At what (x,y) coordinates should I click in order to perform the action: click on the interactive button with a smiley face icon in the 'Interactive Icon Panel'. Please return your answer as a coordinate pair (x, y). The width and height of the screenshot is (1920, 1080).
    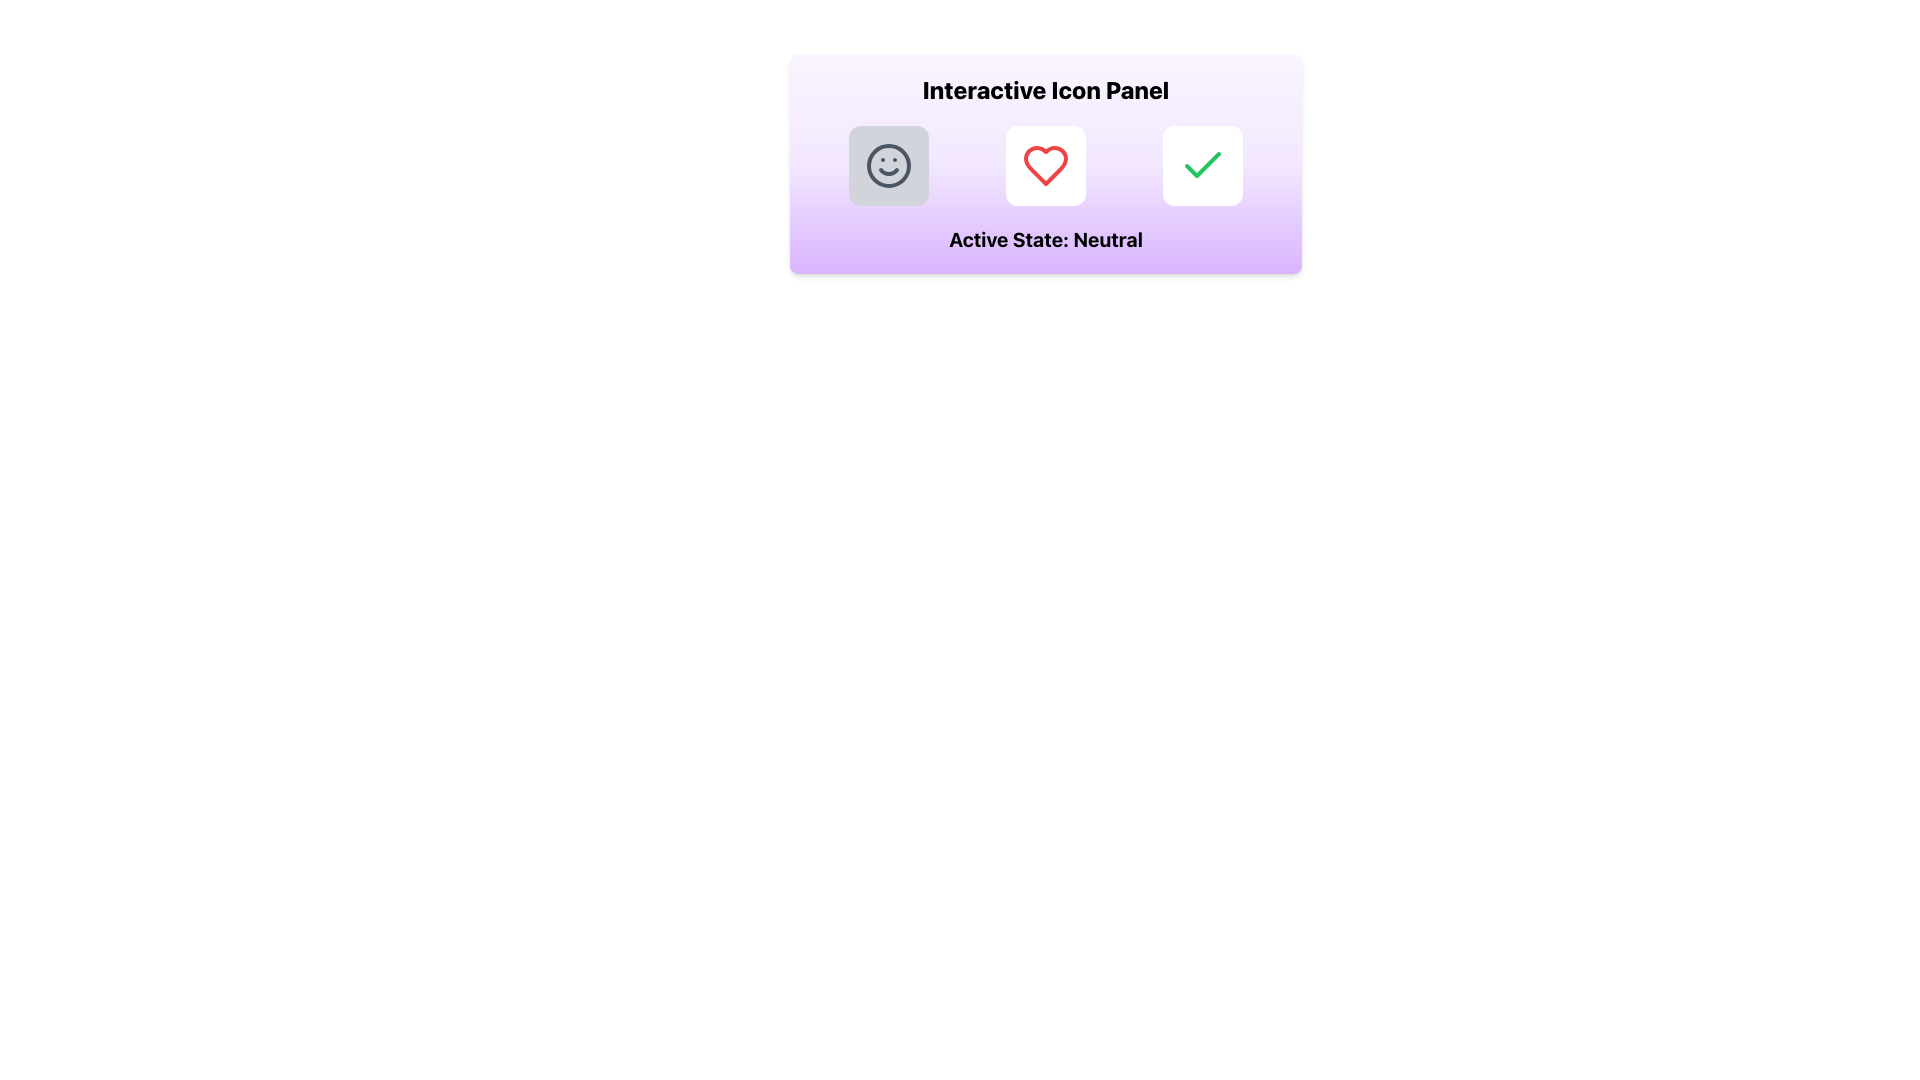
    Looking at the image, I should click on (887, 164).